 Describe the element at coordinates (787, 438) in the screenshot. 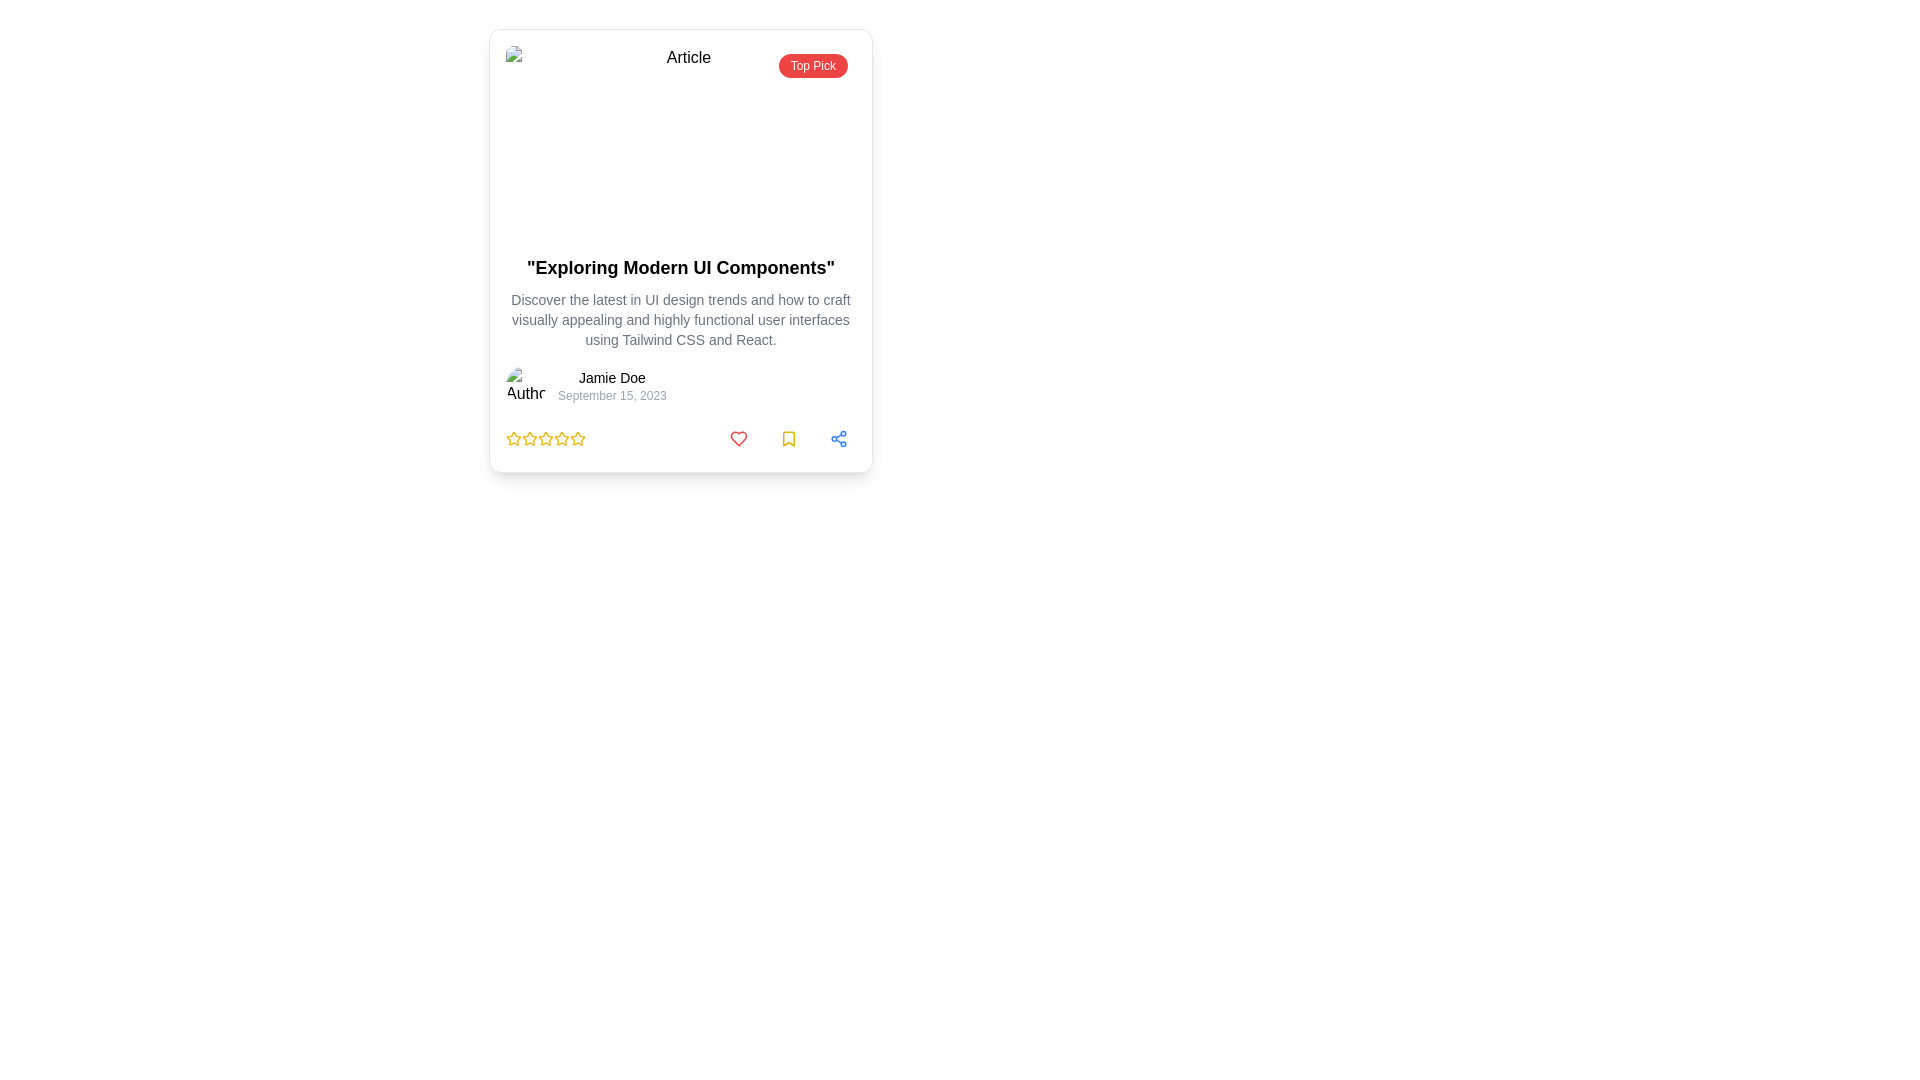

I see `the yellow bookmark-shaped vector icon located at the bottom-right section of the article details card` at that location.